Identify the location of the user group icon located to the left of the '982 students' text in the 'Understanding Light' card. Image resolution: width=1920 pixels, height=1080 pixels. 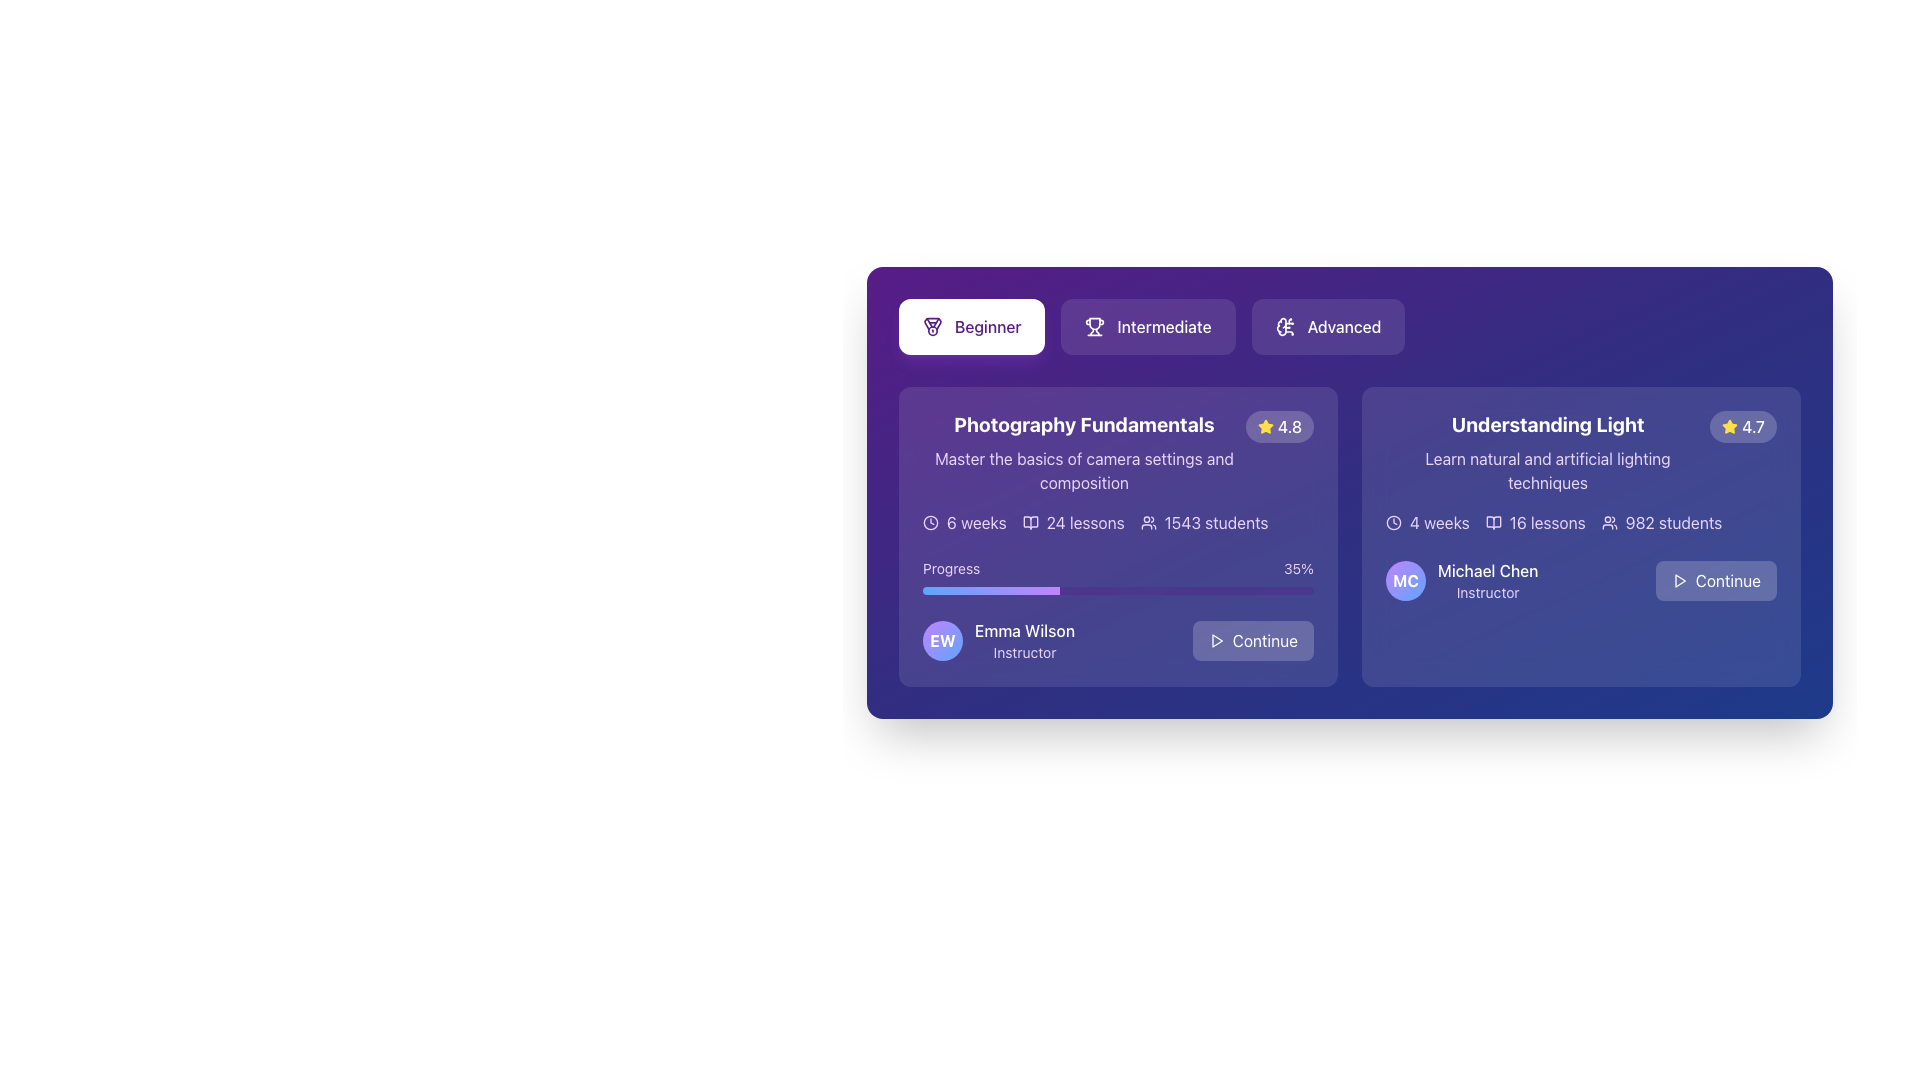
(1609, 522).